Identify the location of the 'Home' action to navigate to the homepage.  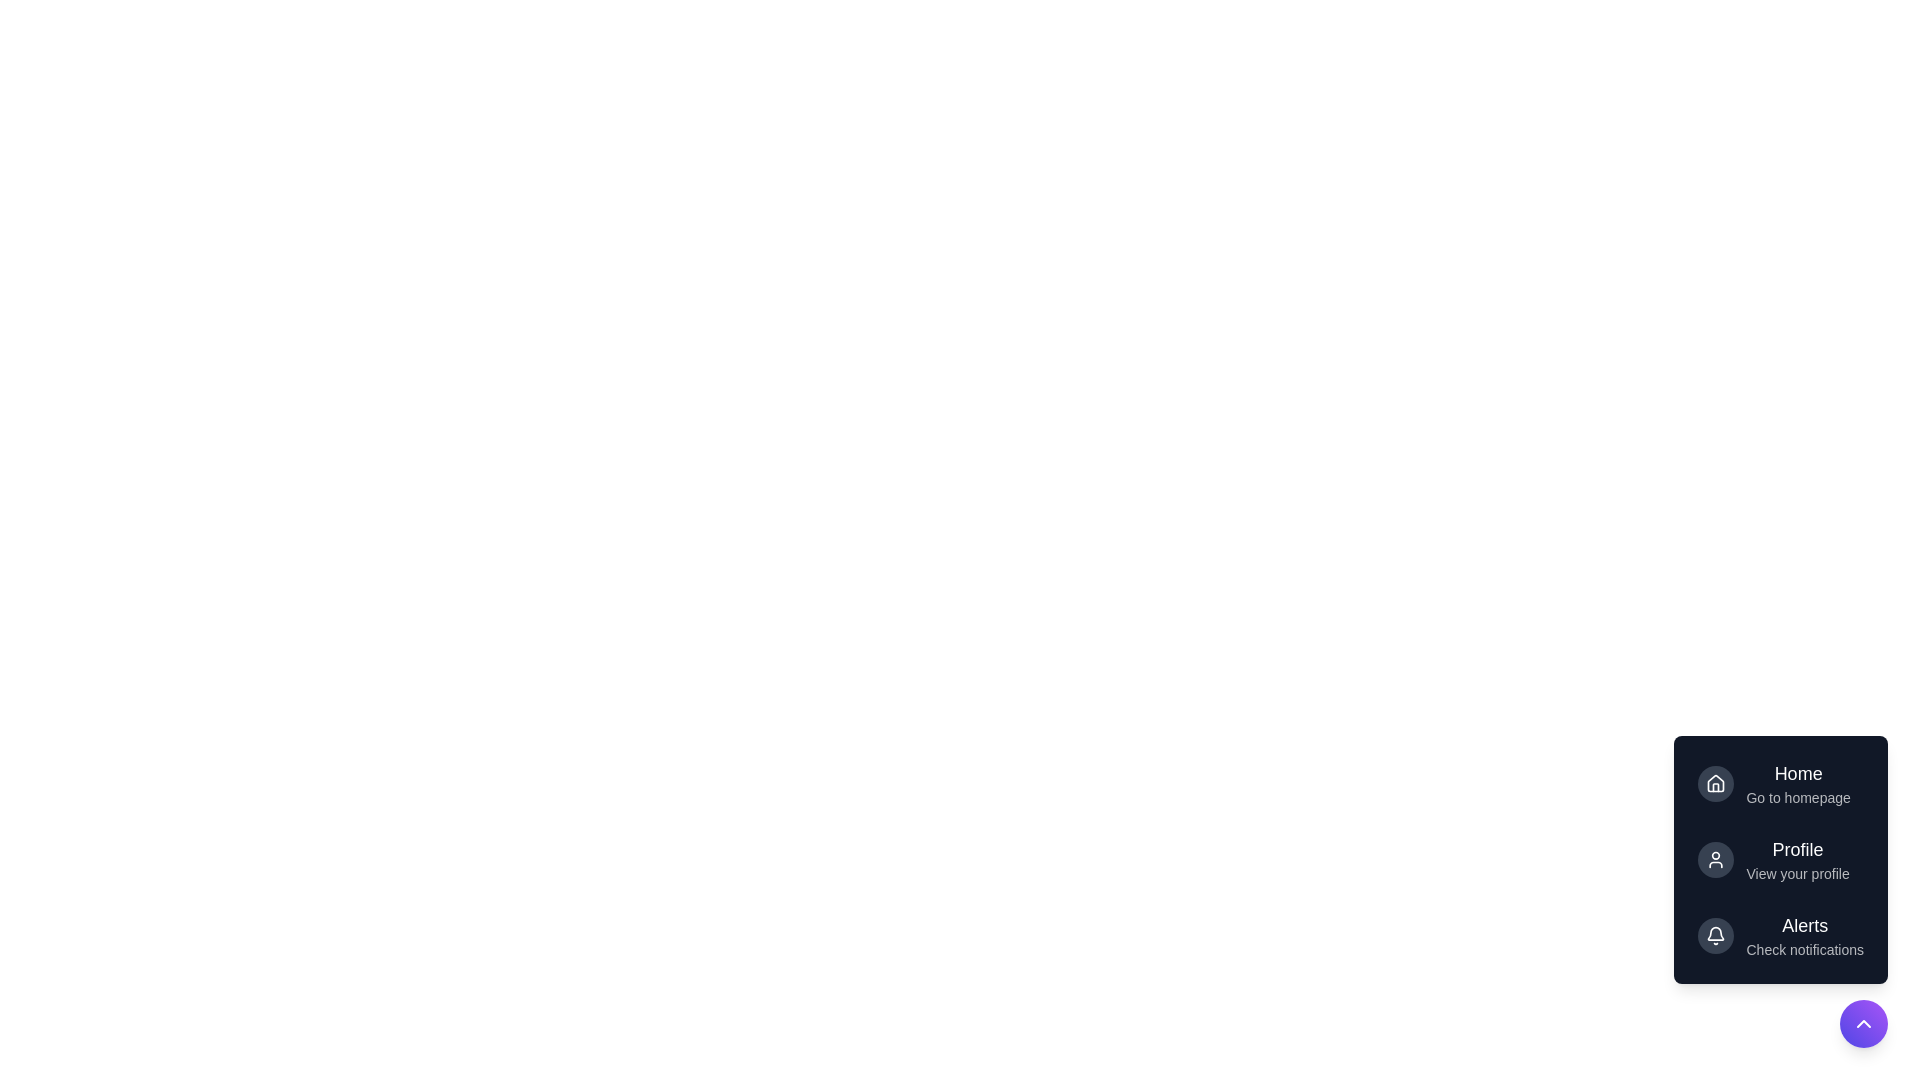
(1780, 782).